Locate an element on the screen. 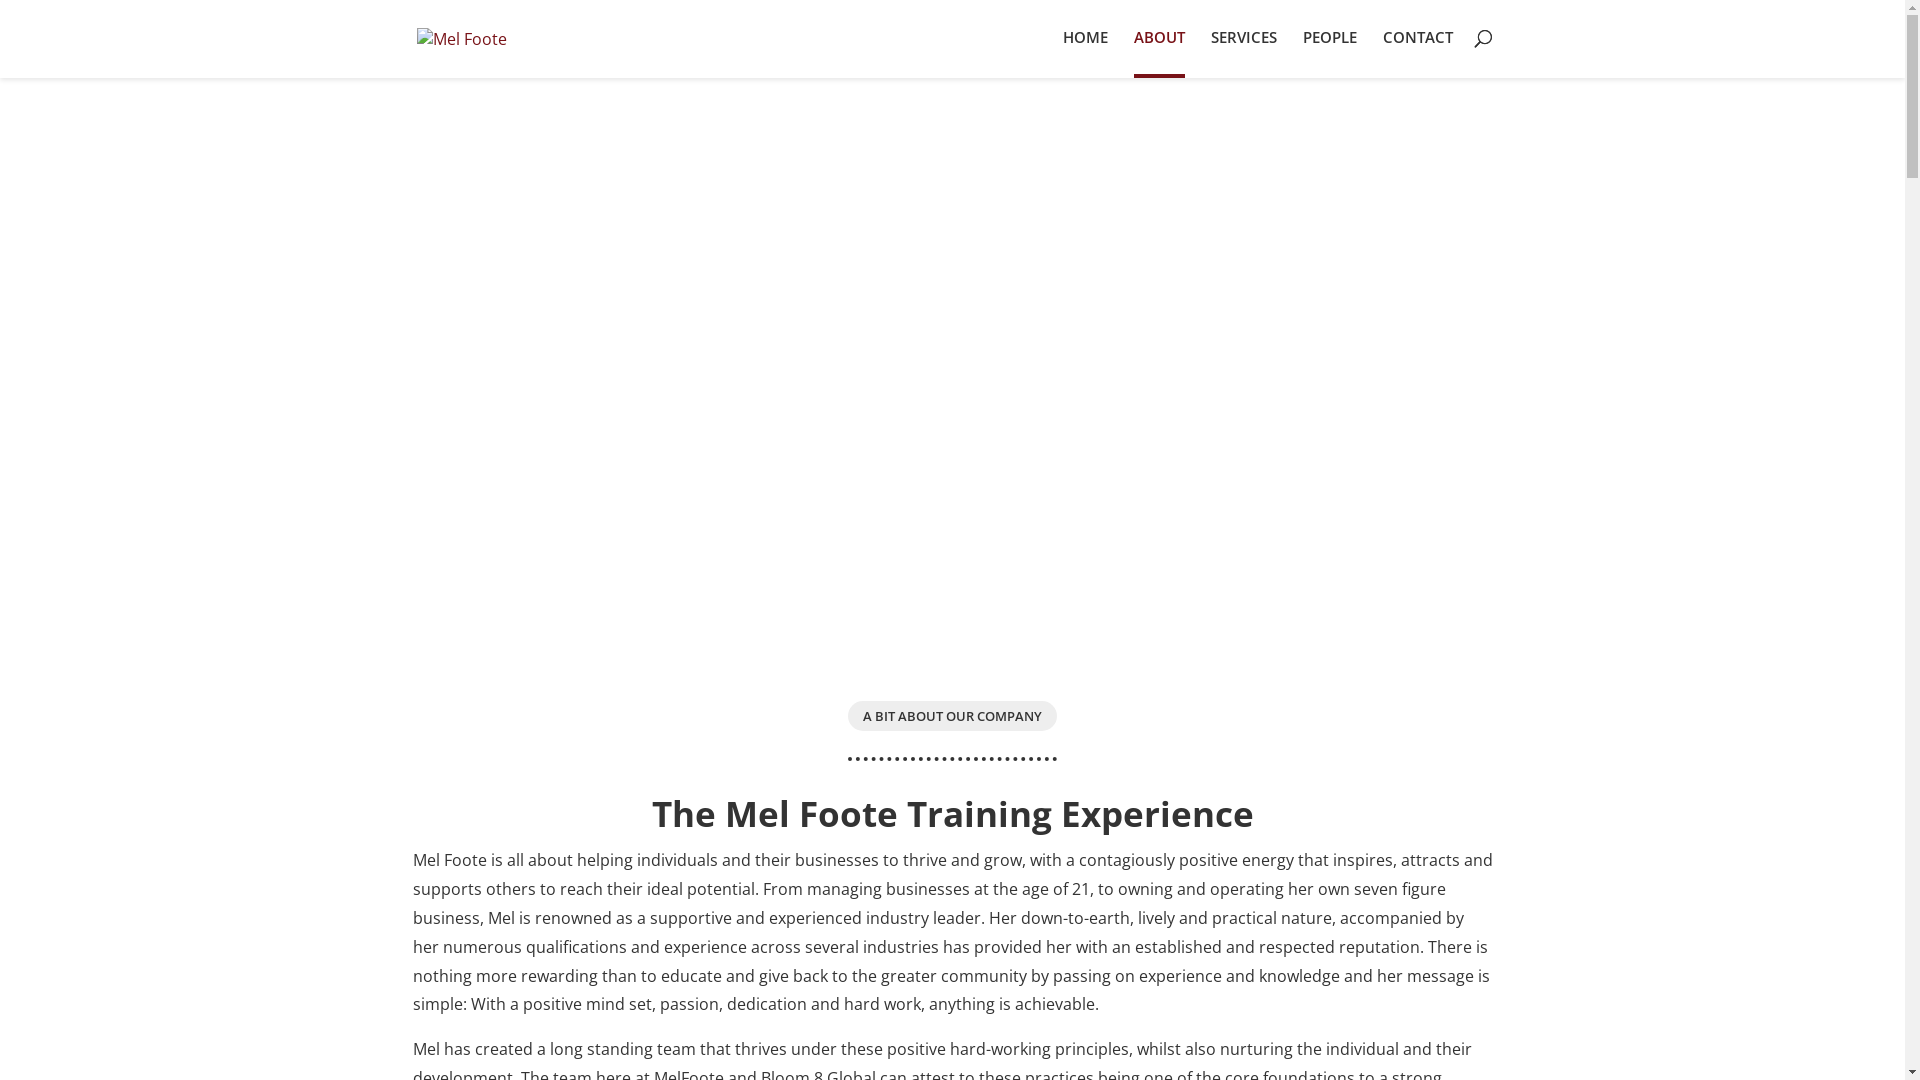 The width and height of the screenshot is (1920, 1080). 'ABOUT' is located at coordinates (1159, 53).